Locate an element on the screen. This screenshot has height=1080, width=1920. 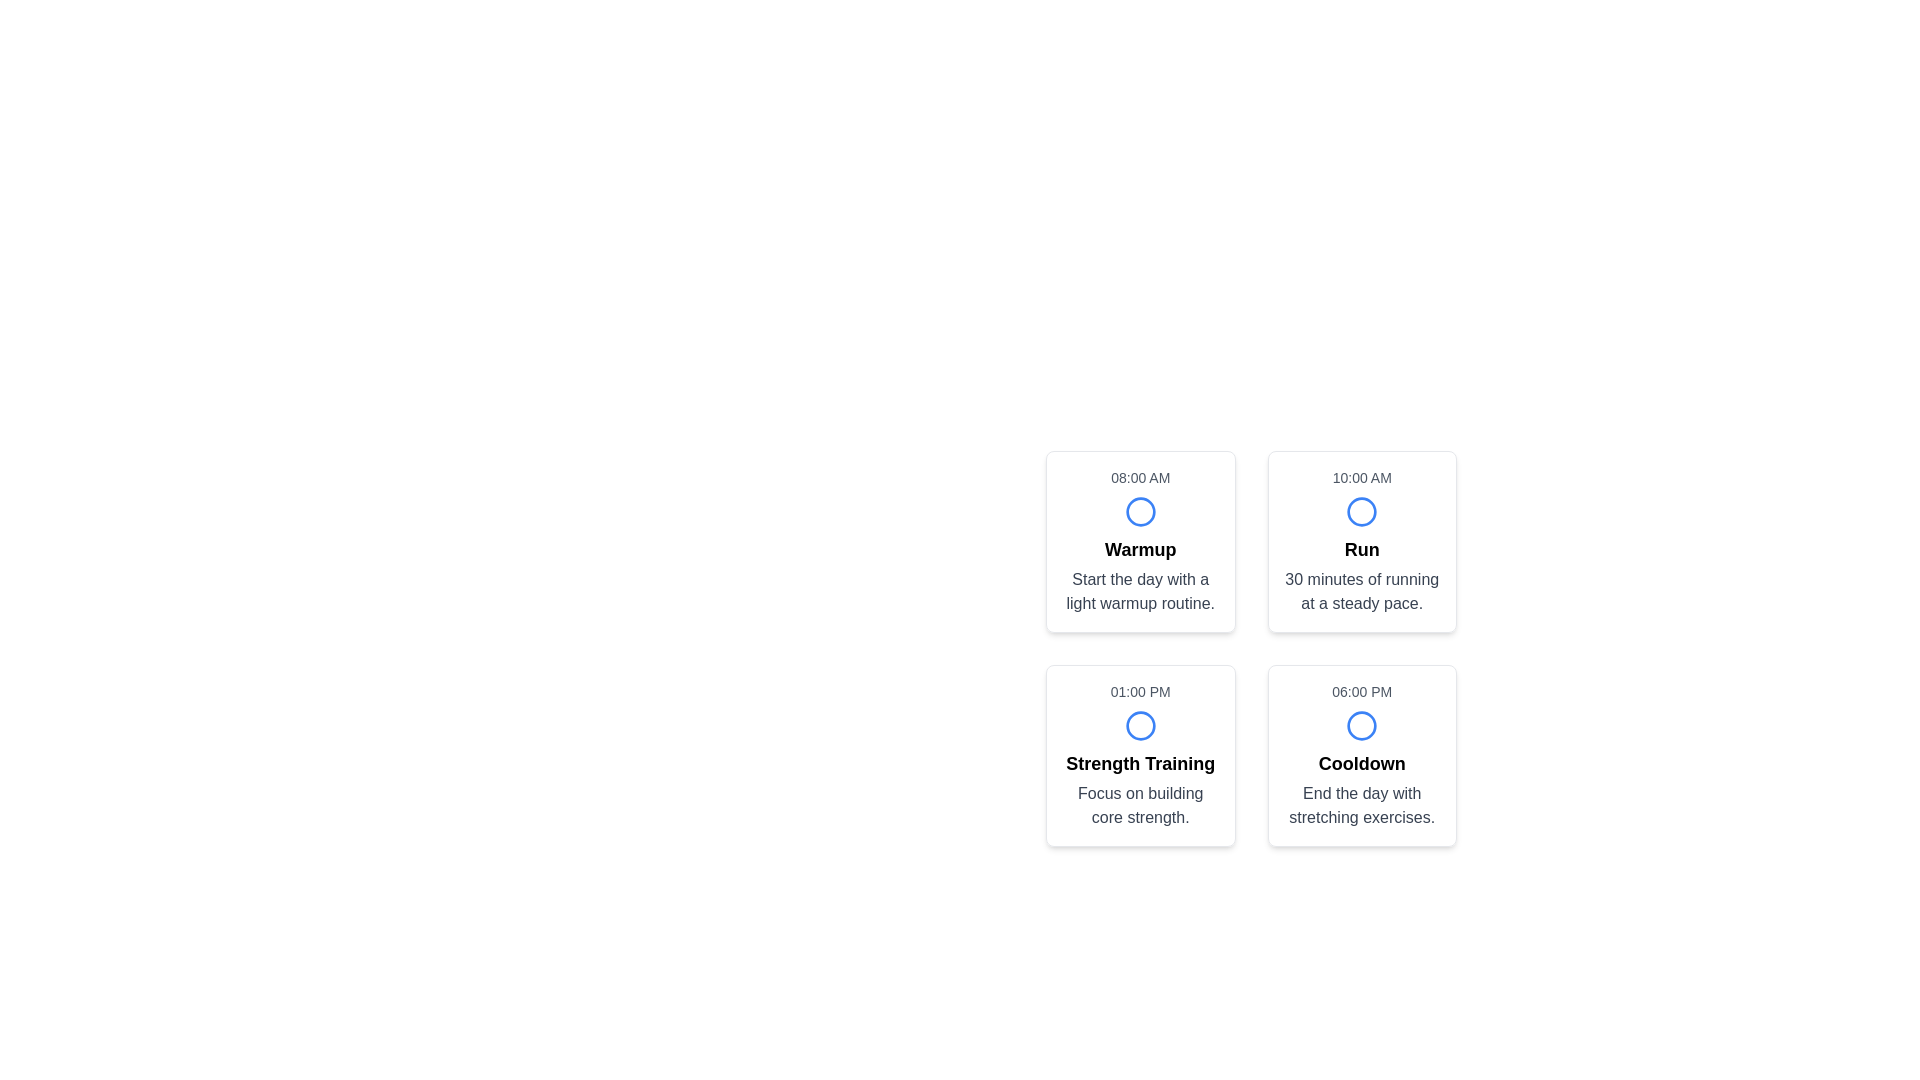
the text element that provides instructions for the 'Cooldown' session located in the bottom right of the 'Cooldown' card, beneath the title and time is located at coordinates (1361, 805).